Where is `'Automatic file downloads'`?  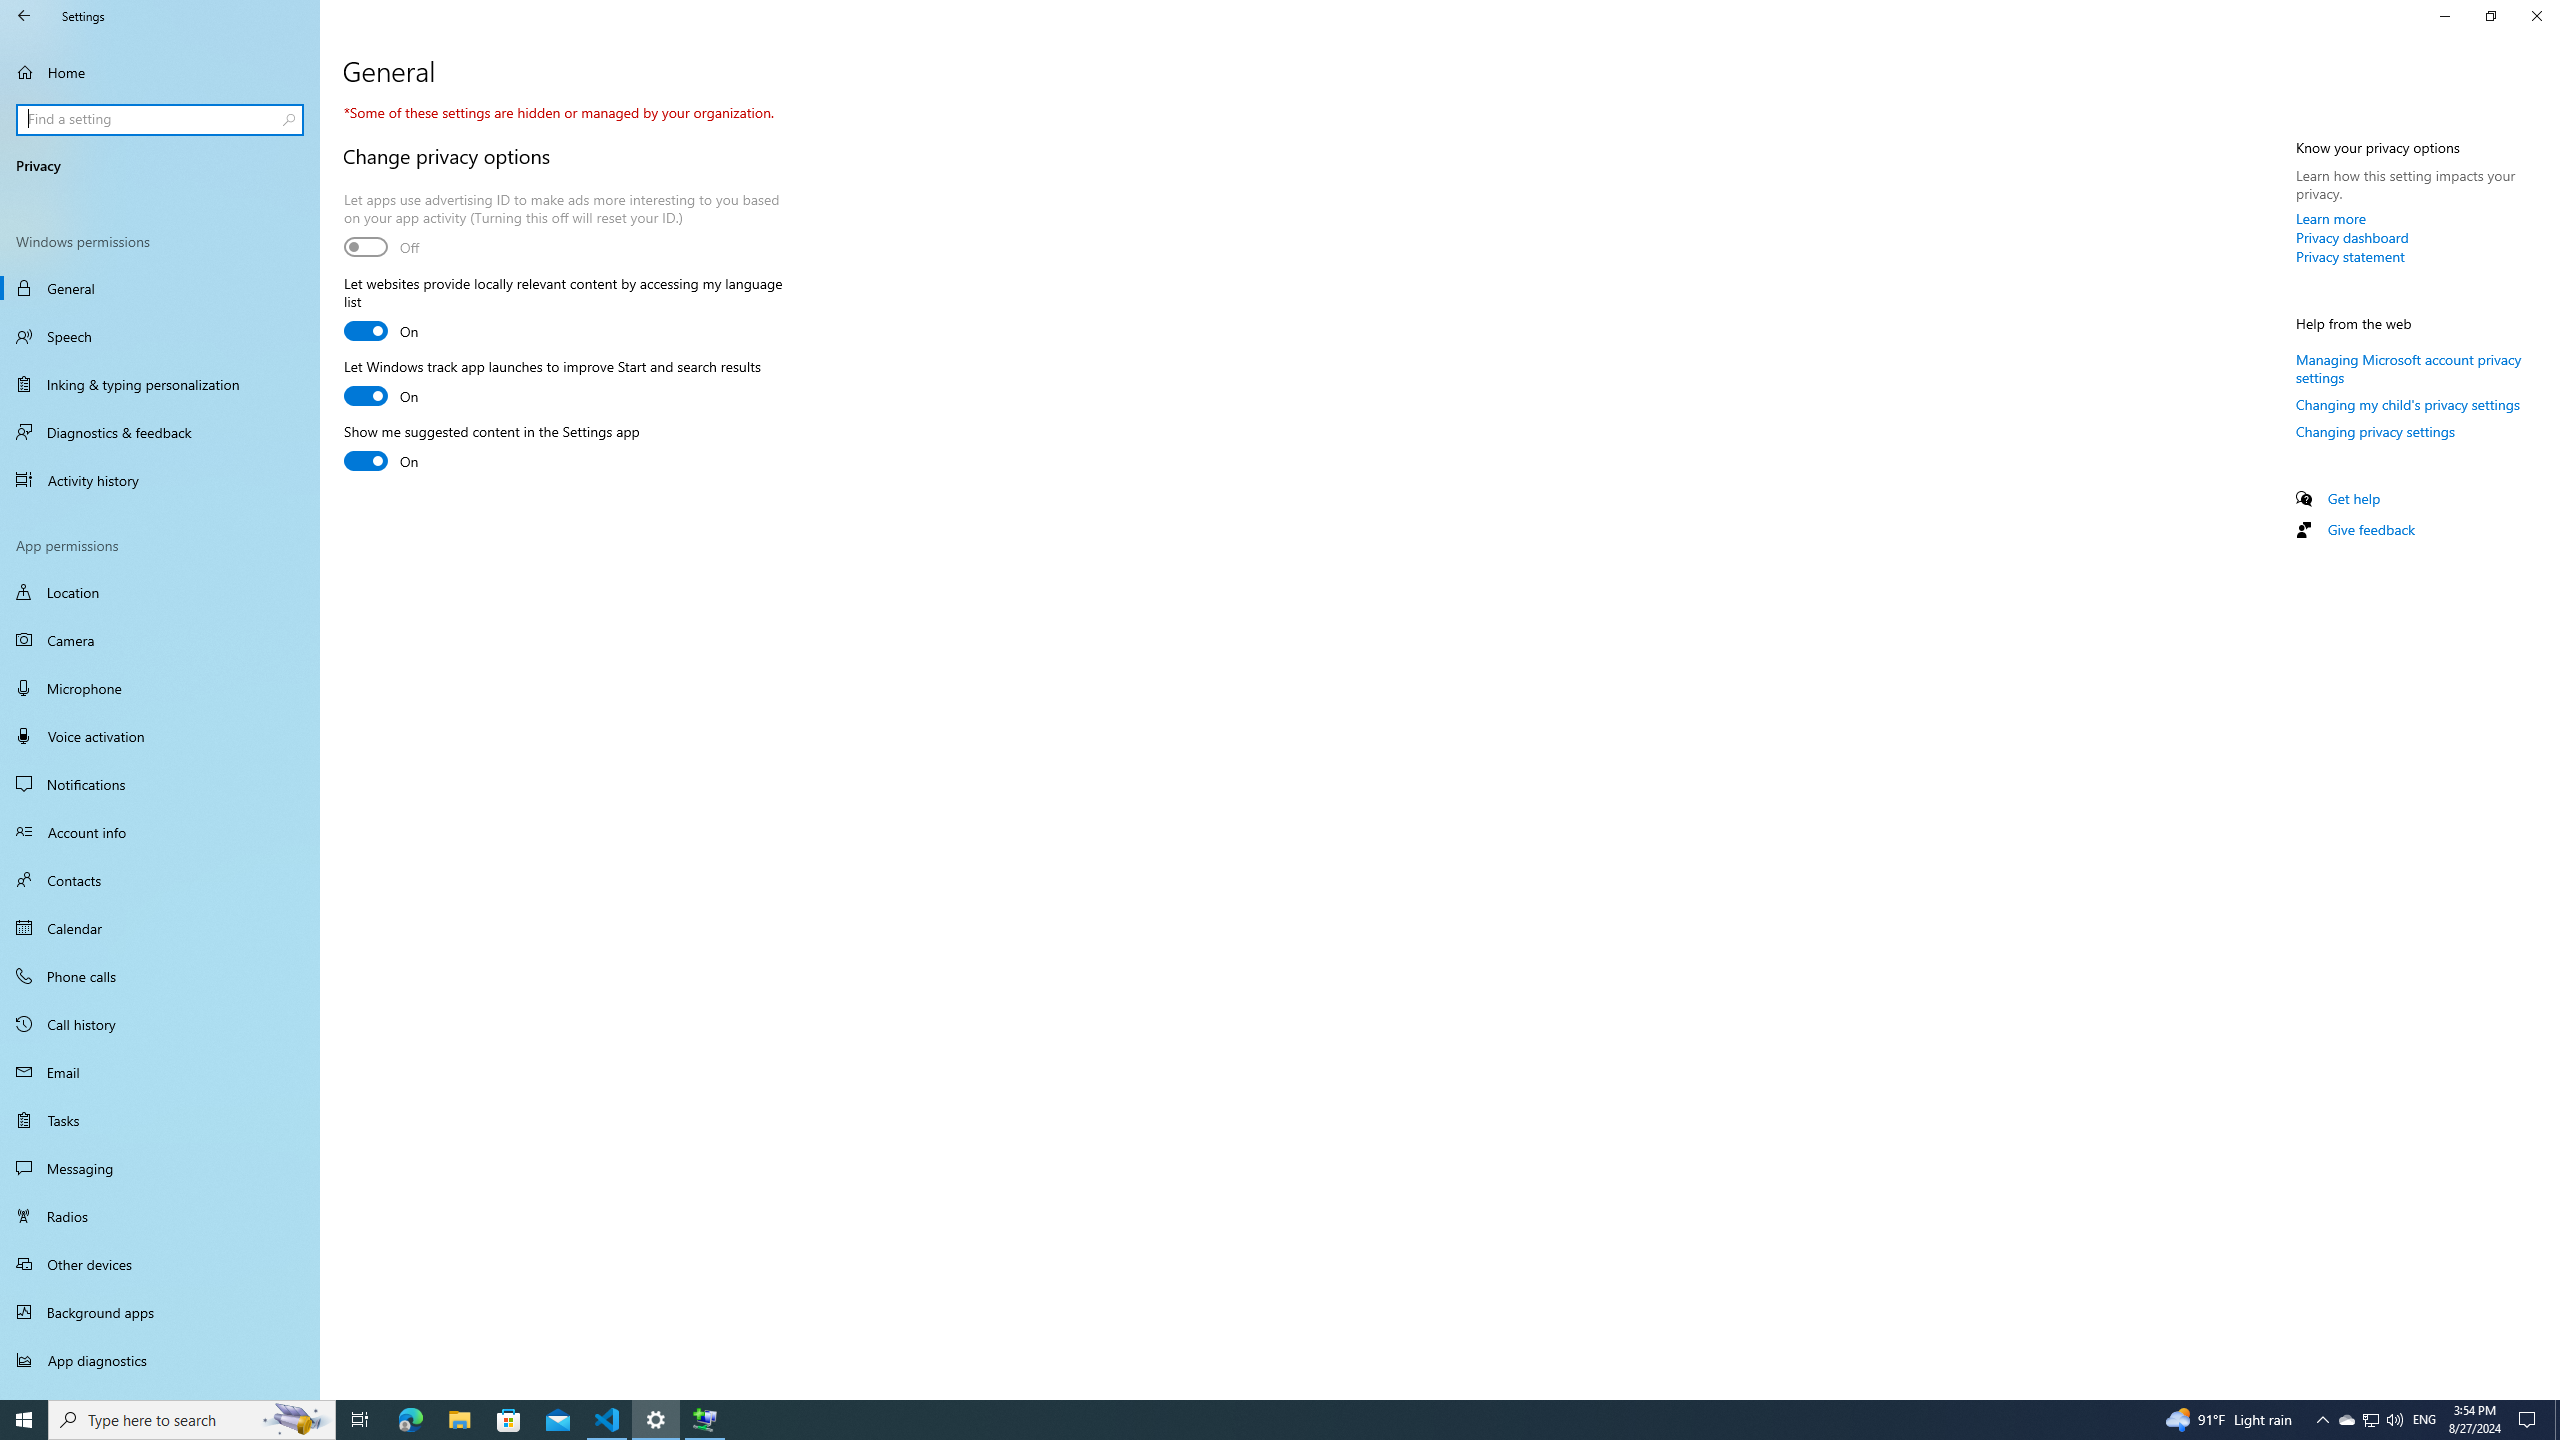 'Automatic file downloads' is located at coordinates (159, 1390).